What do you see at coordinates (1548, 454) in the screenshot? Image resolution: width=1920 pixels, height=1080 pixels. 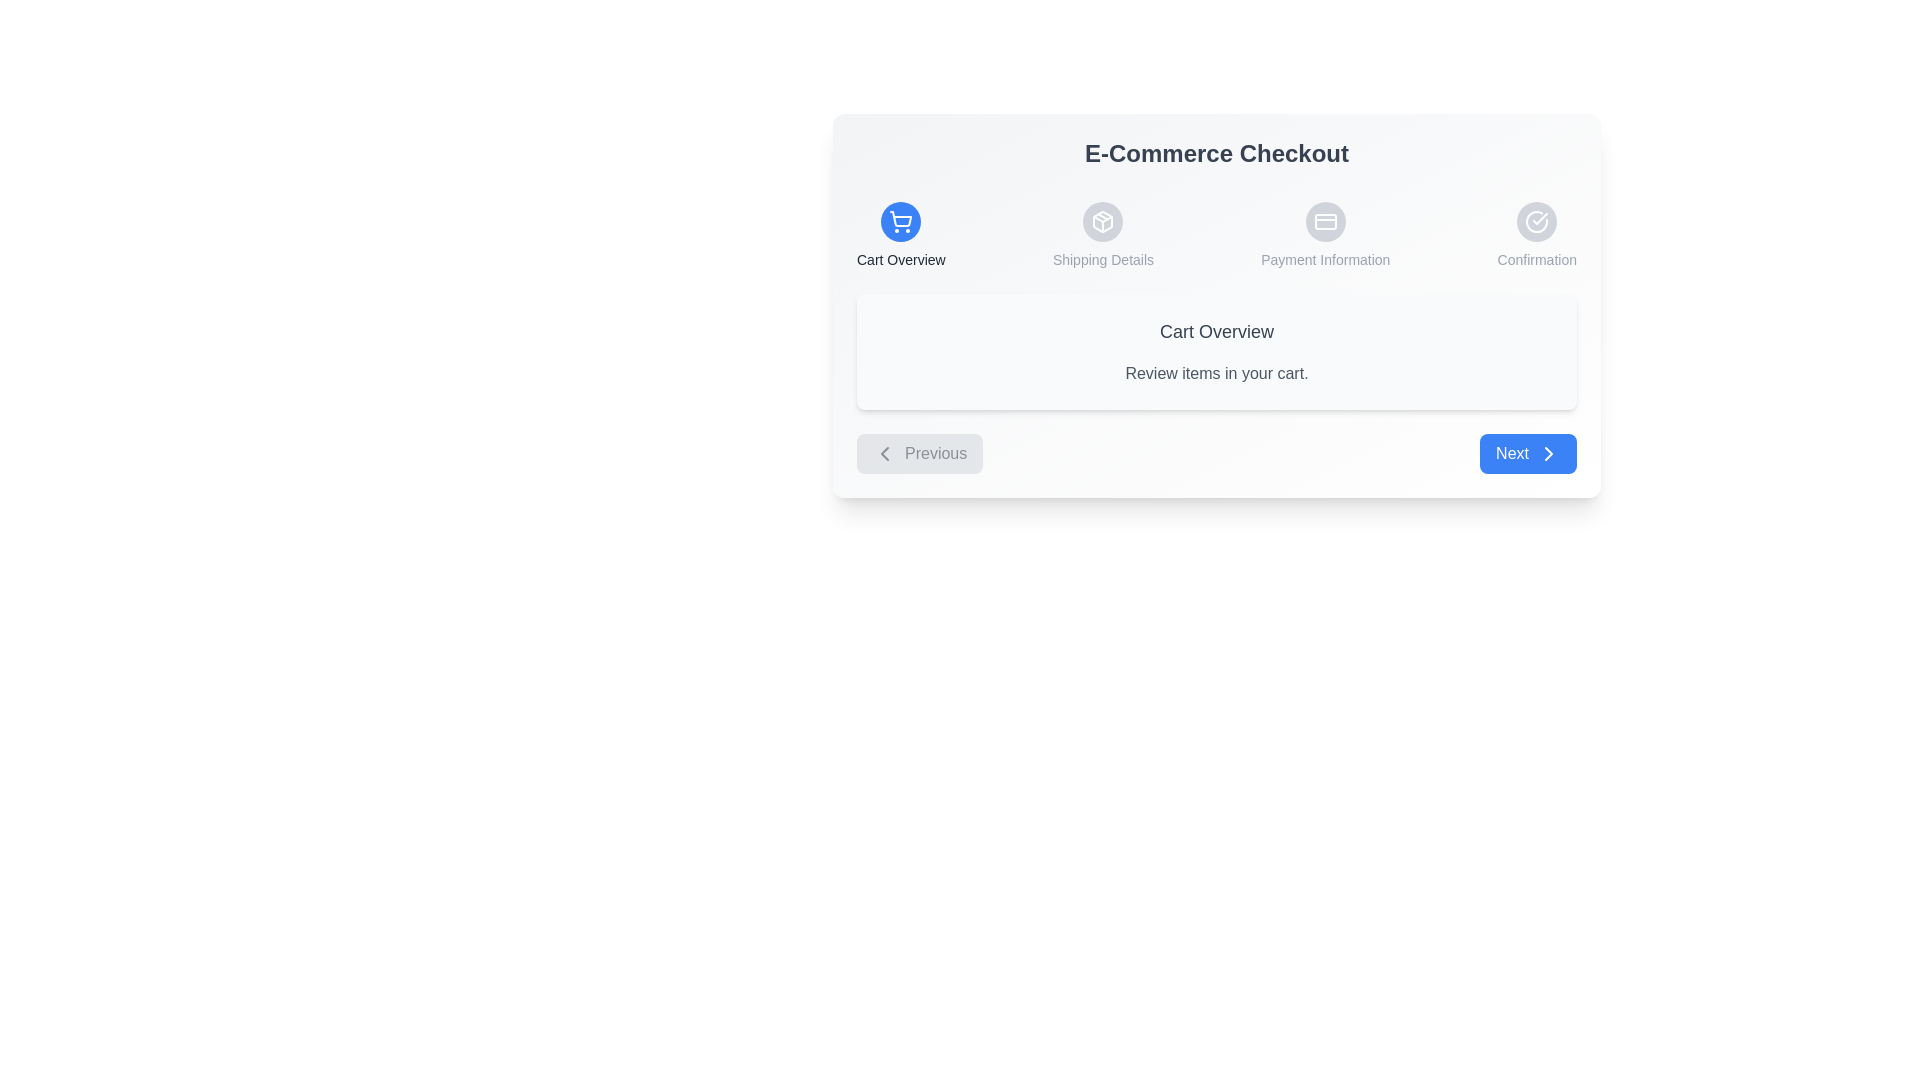 I see `the chevron icon located on the right side of the blue 'Next' button` at bounding box center [1548, 454].